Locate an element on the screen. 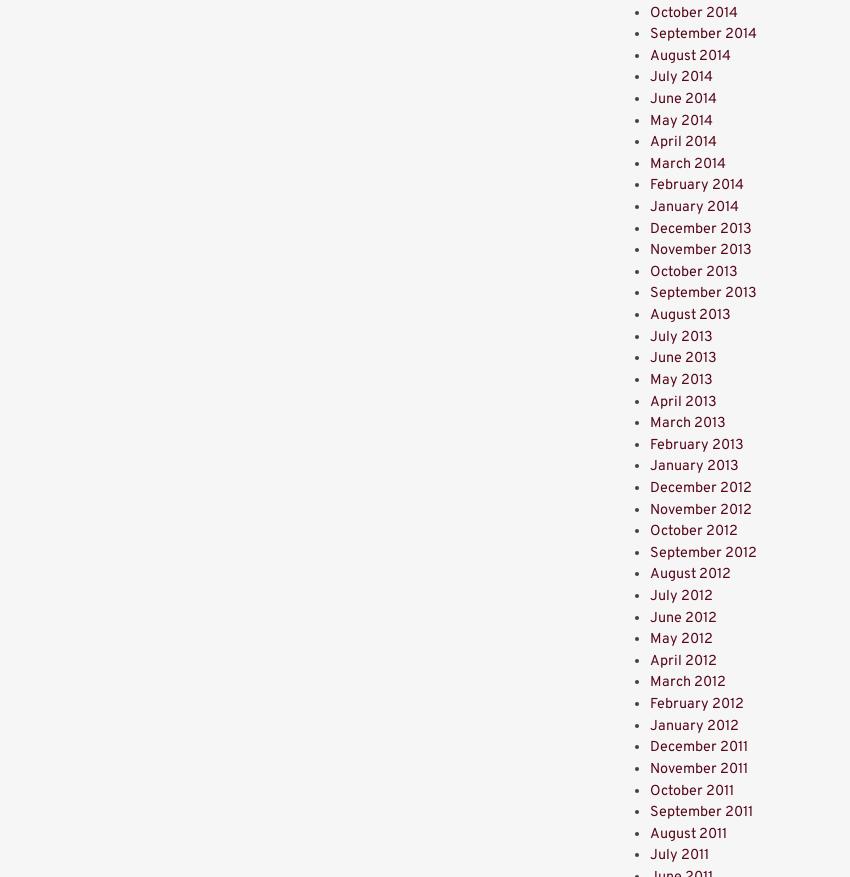  'February 2013' is located at coordinates (696, 444).